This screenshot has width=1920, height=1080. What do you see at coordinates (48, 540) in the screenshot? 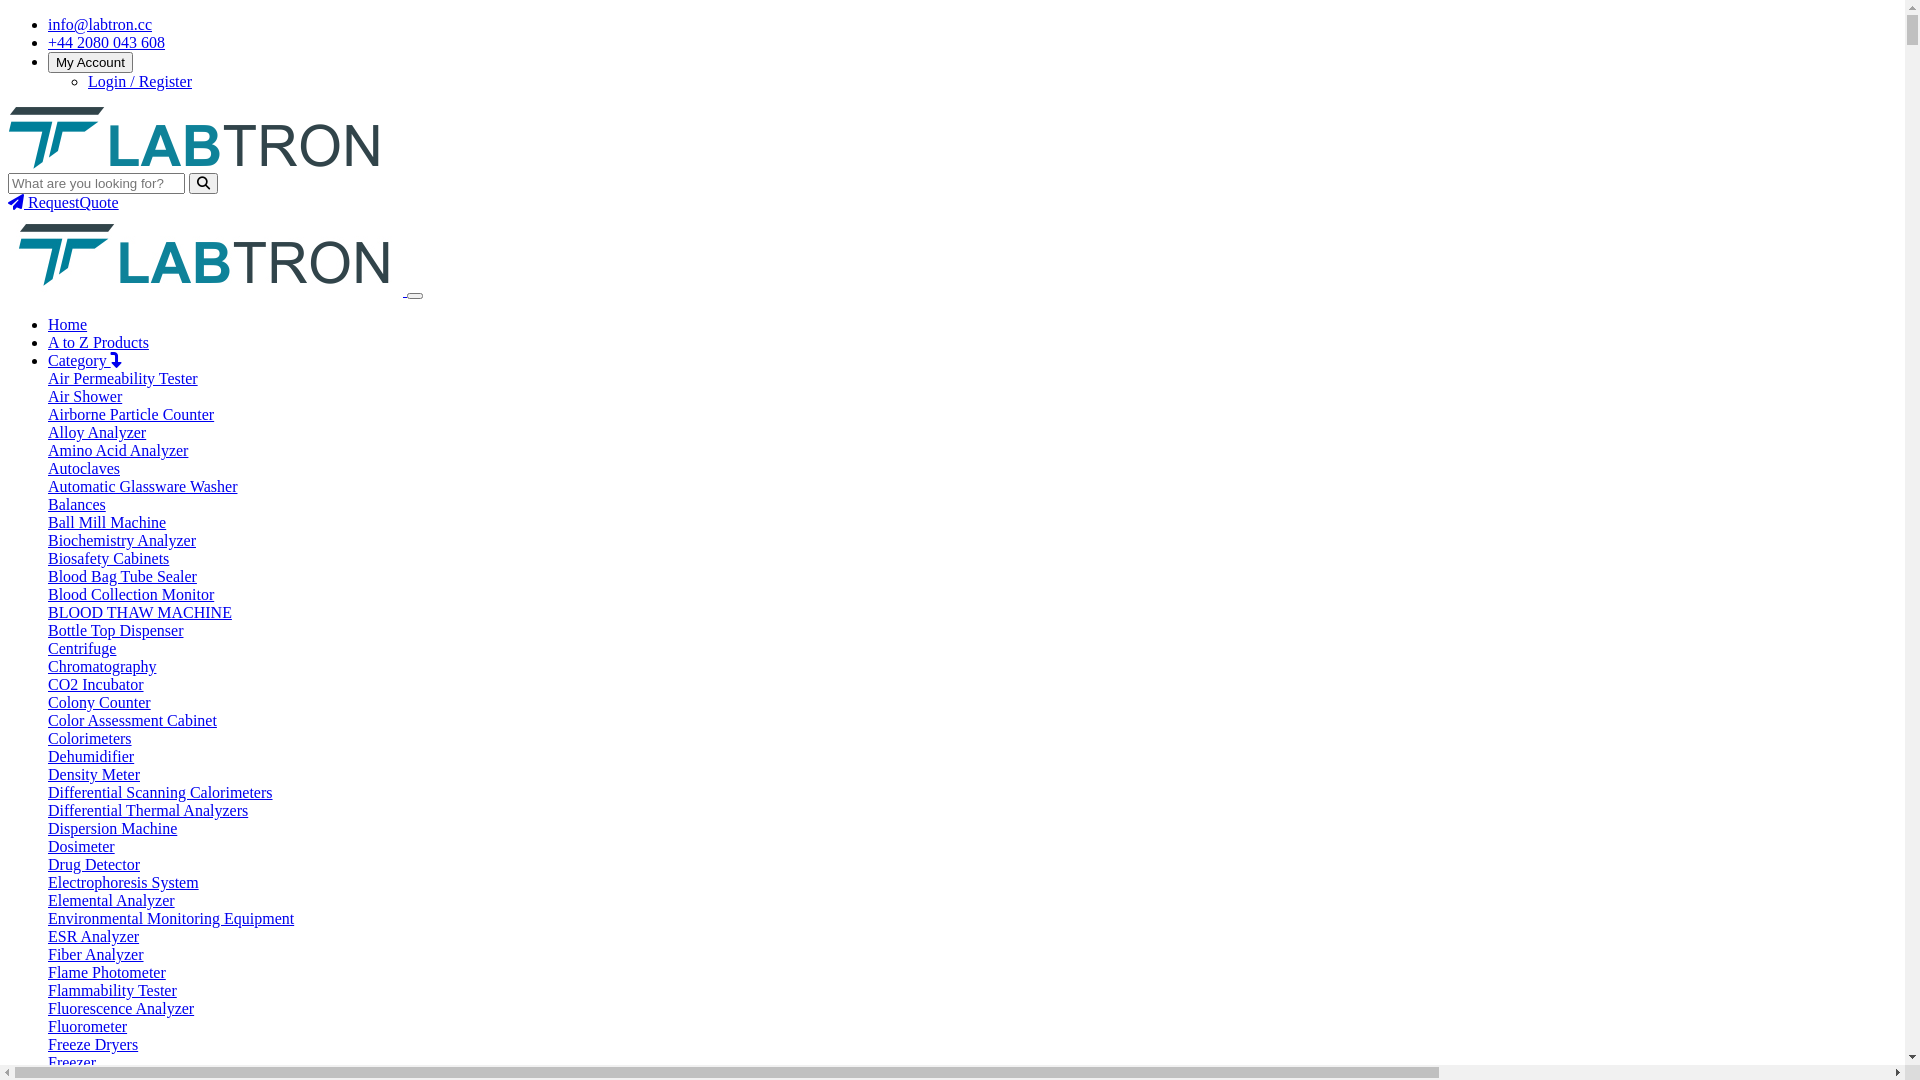
I see `'Biochemistry Analyzer'` at bounding box center [48, 540].